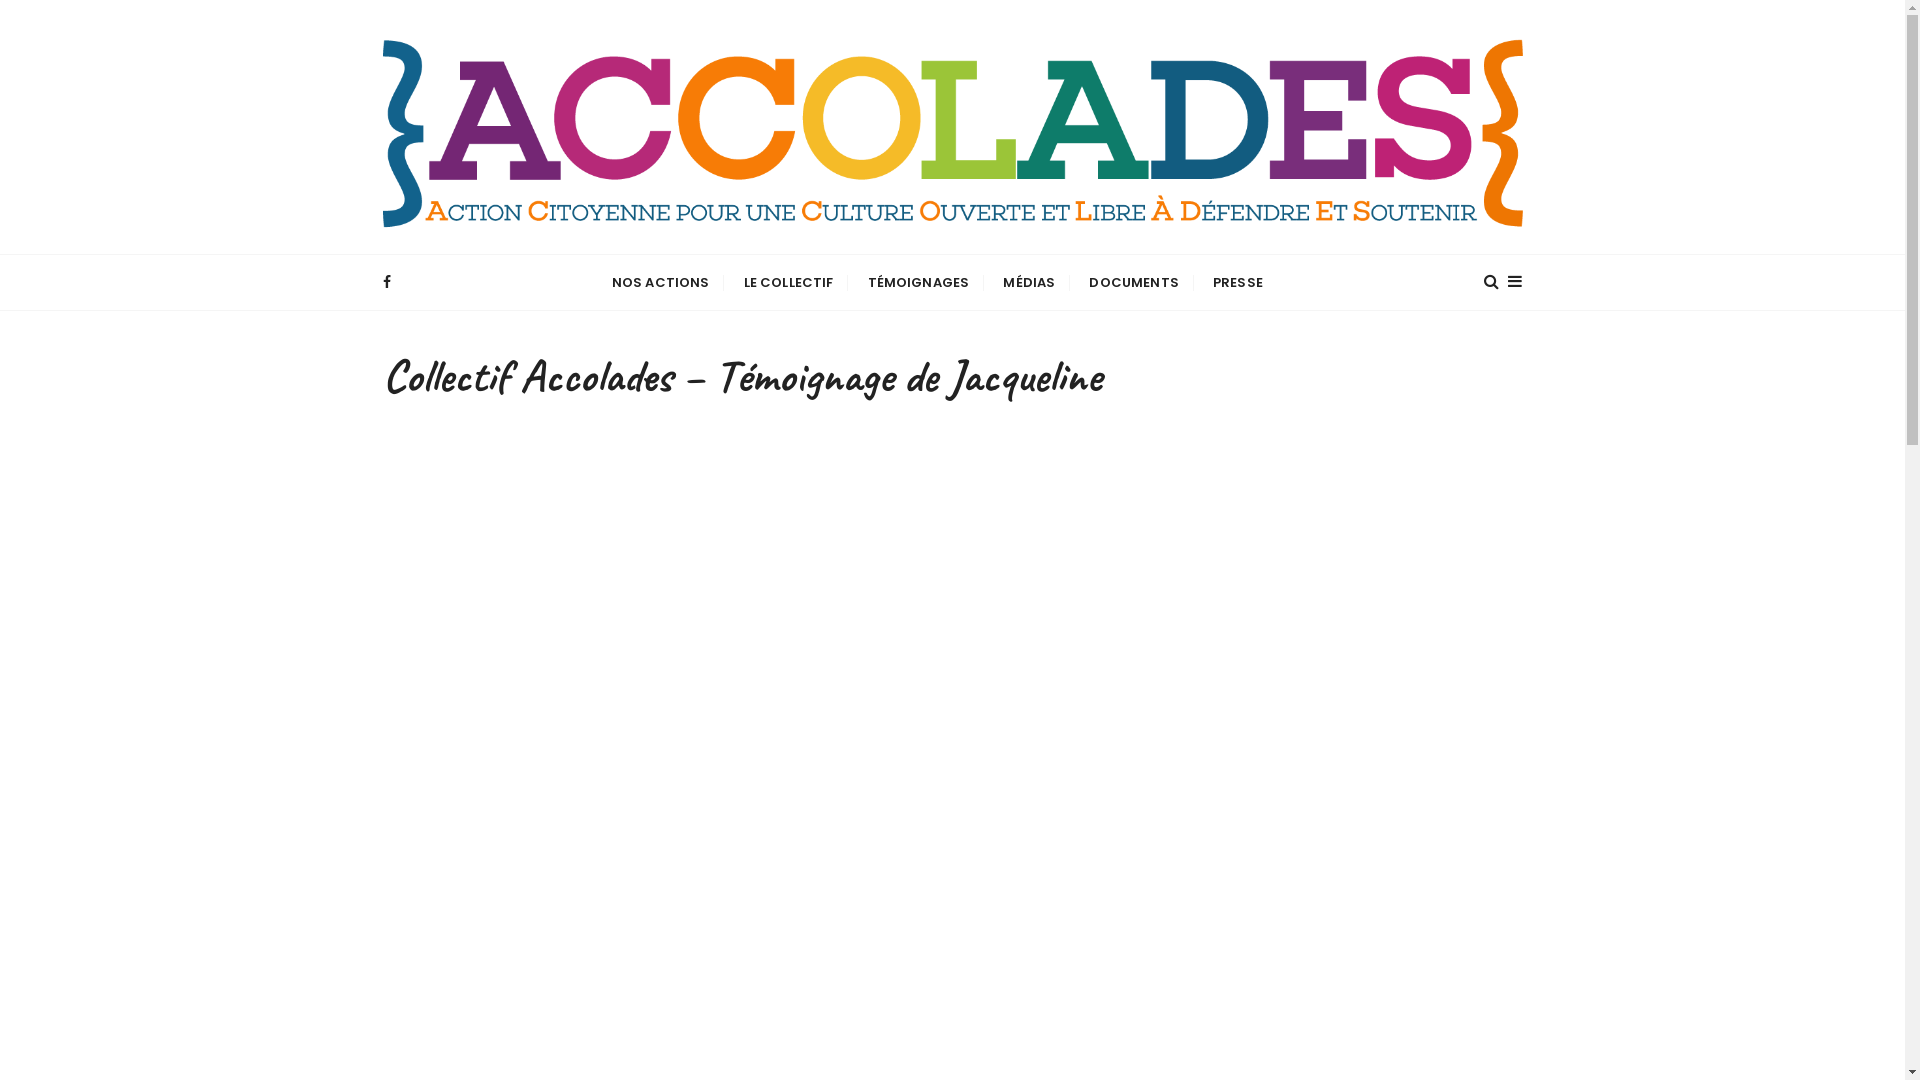 The image size is (1920, 1080). What do you see at coordinates (787, 281) in the screenshot?
I see `'LE COLLECTIF'` at bounding box center [787, 281].